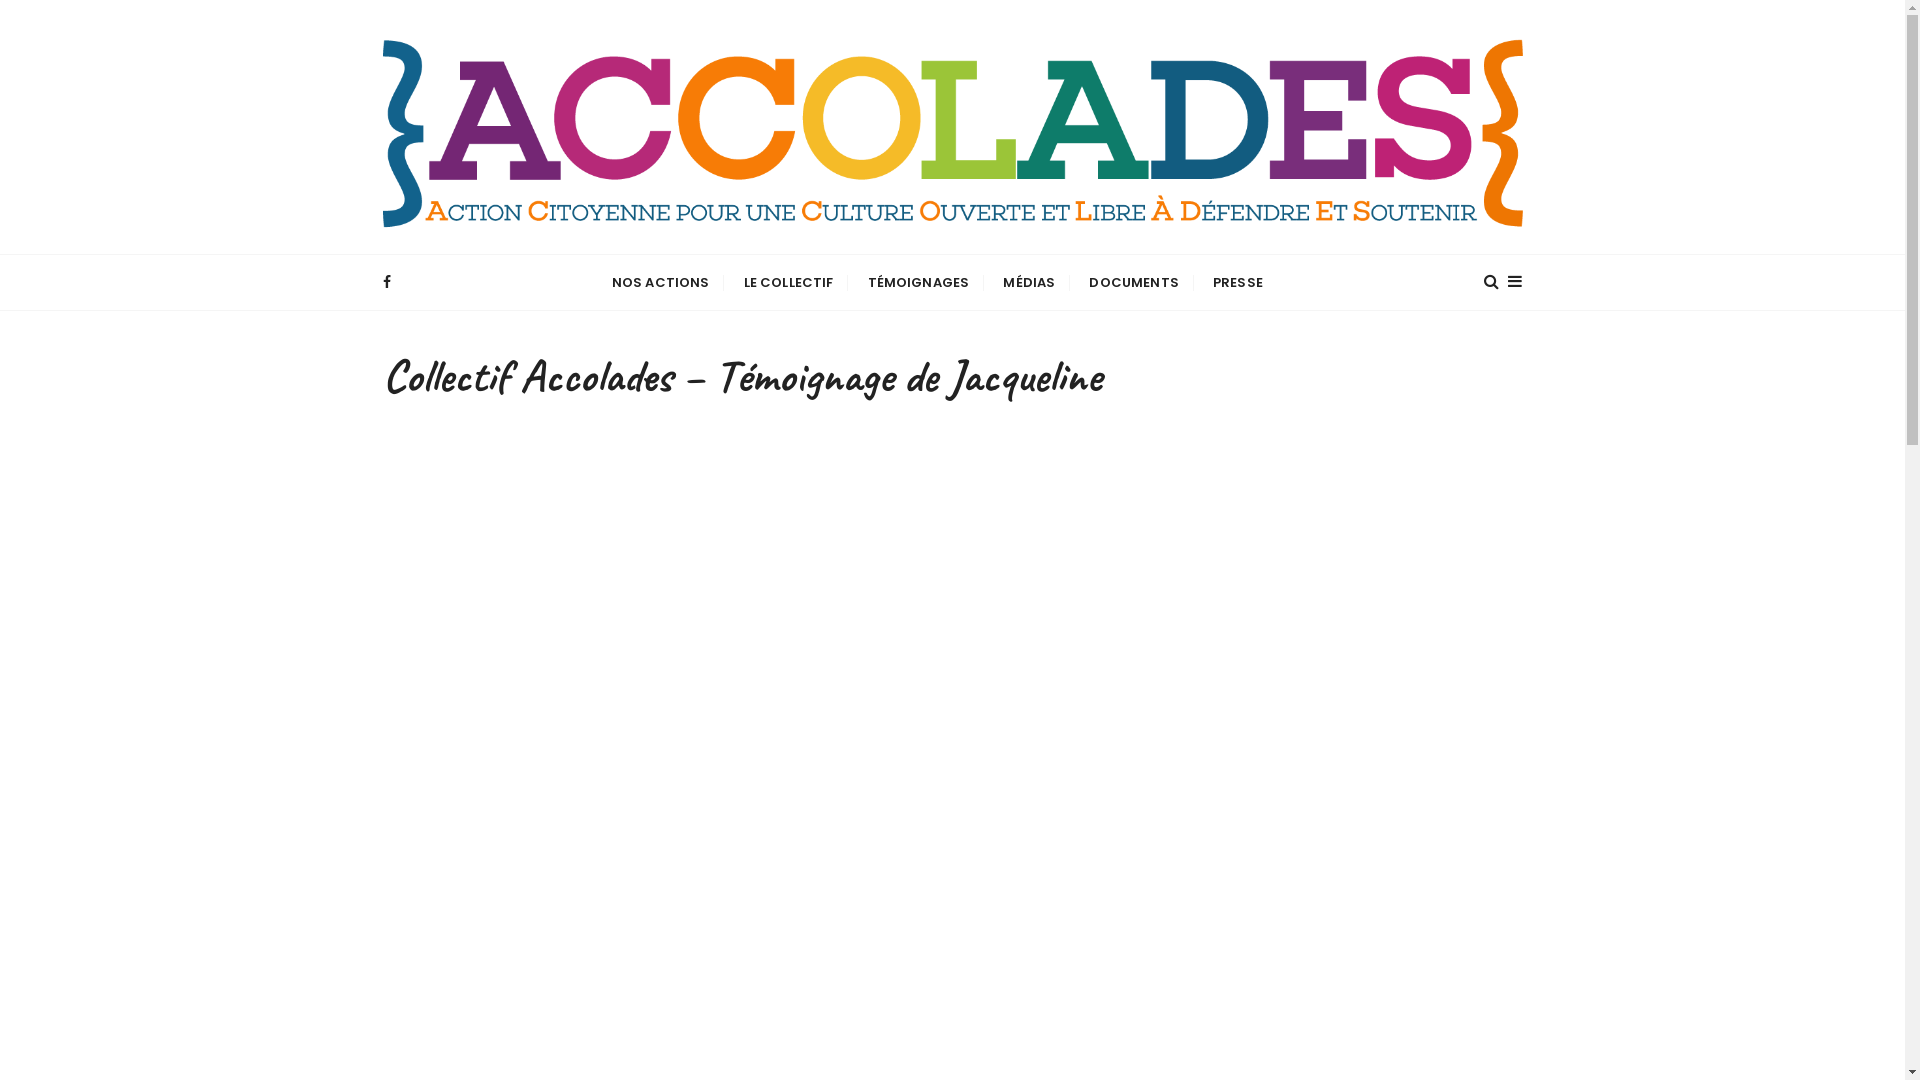 The image size is (1920, 1080). What do you see at coordinates (787, 281) in the screenshot?
I see `'LE COLLECTIF'` at bounding box center [787, 281].